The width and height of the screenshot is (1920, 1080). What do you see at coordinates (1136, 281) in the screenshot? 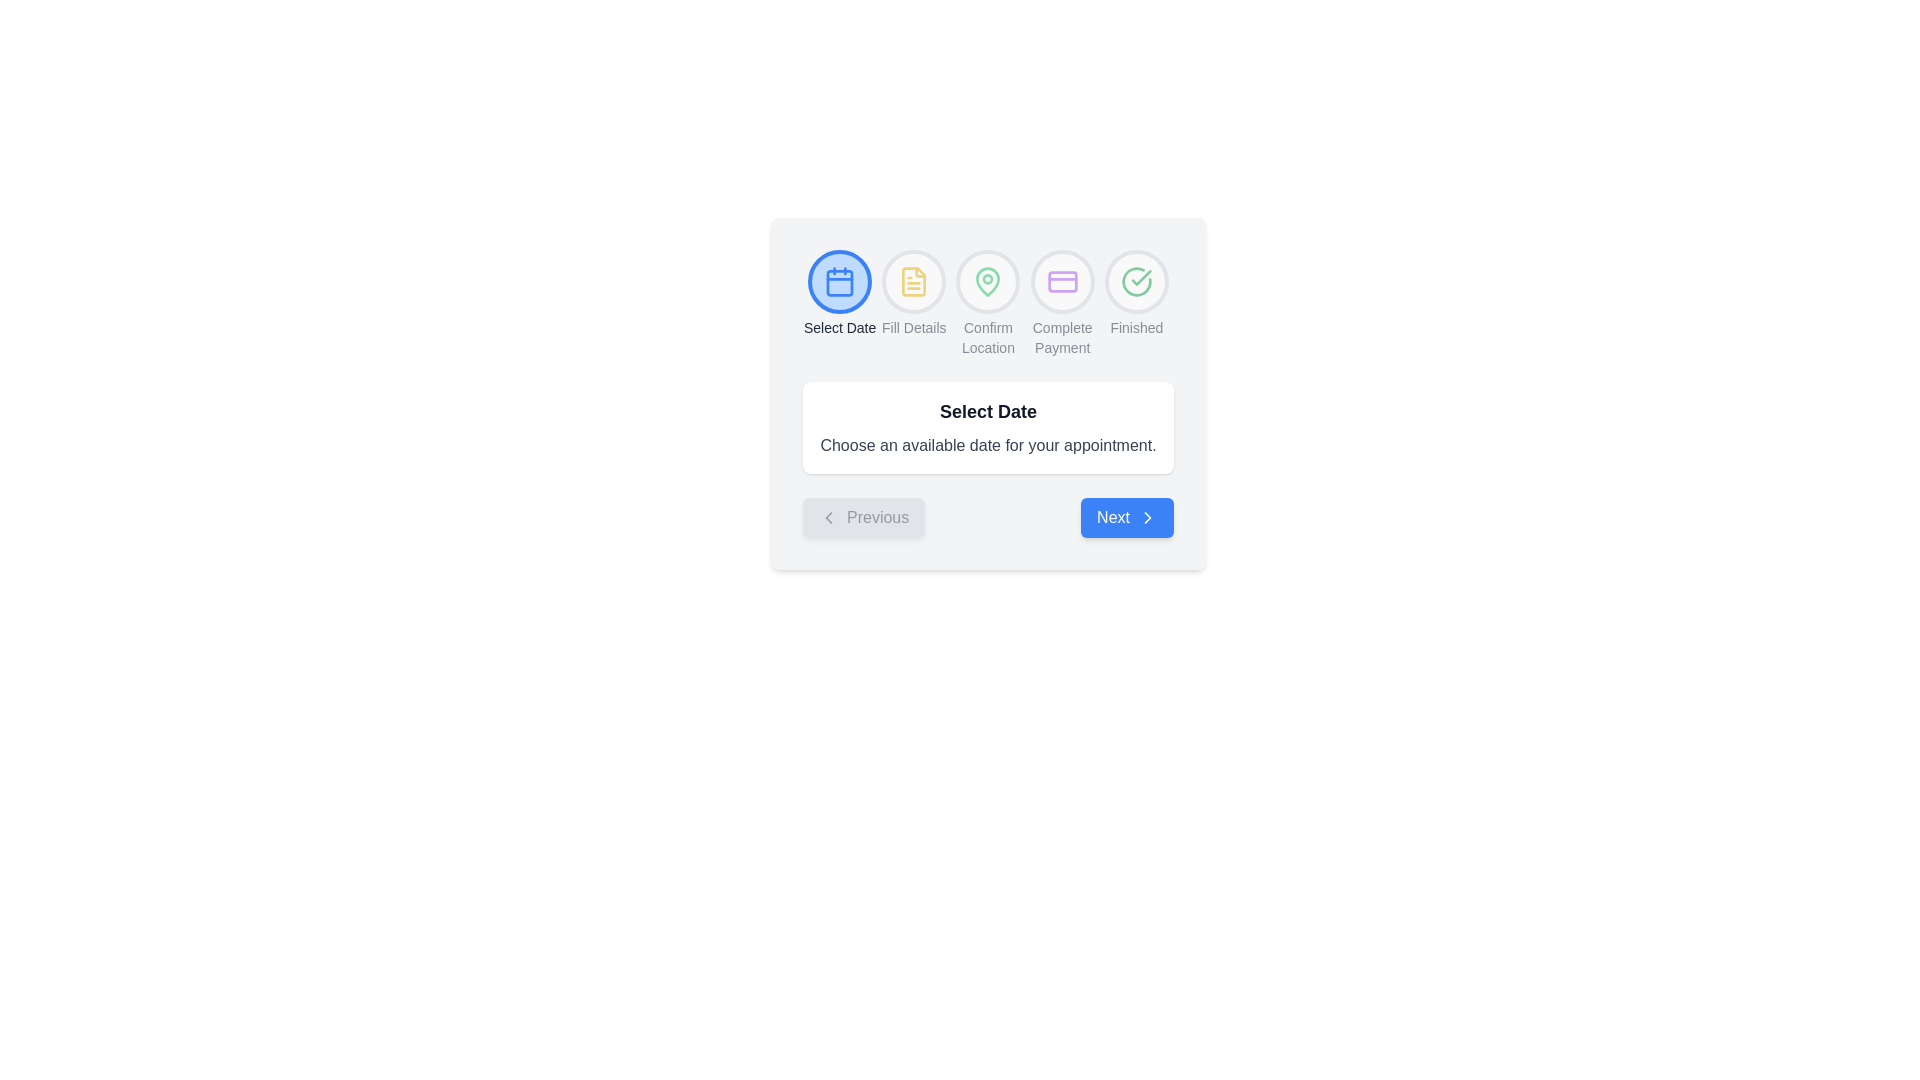
I see `the circular icon with a green outline and green checkmark, which signifies completion, located adjacent to the 'Finished' label in the sequence of step indicators` at bounding box center [1136, 281].